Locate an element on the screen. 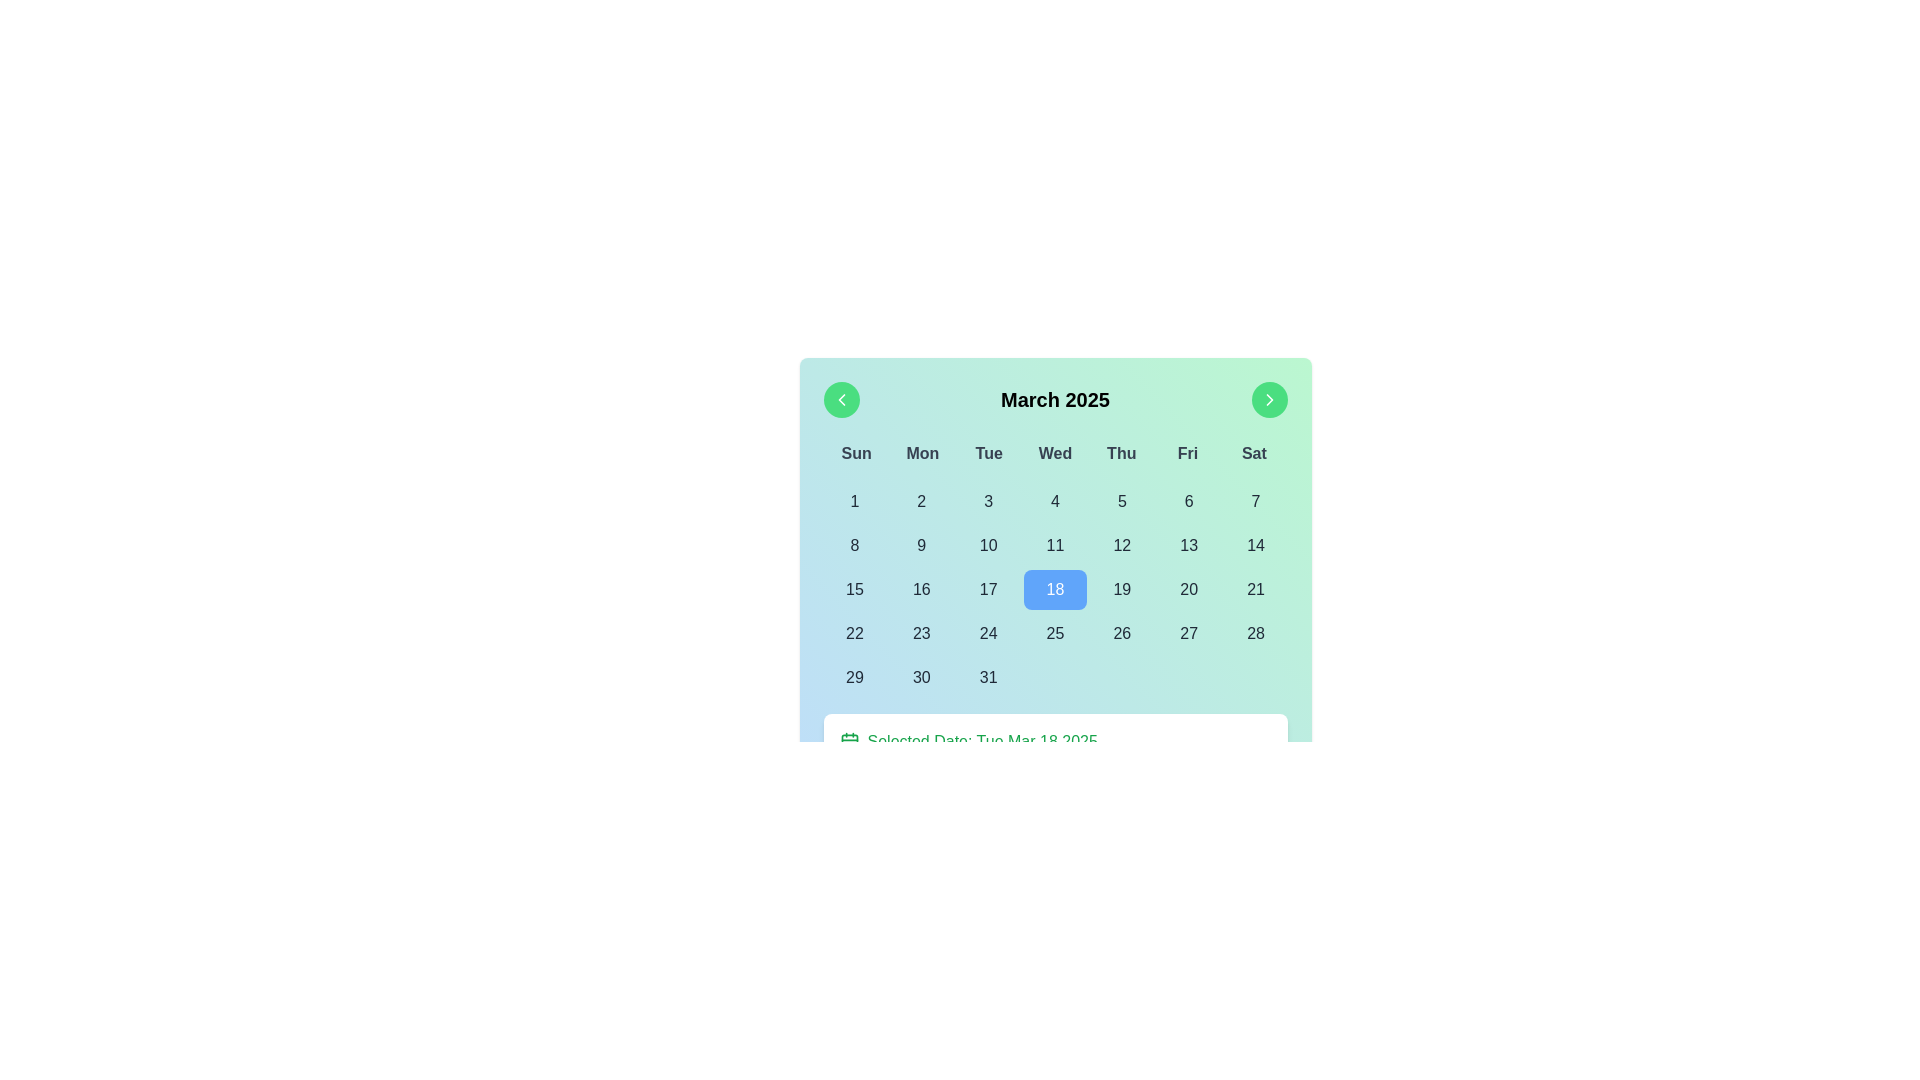 The width and height of the screenshot is (1920, 1080). the calendar date box displaying the number '20' for March 20, 2025, to change its visual style is located at coordinates (1189, 589).